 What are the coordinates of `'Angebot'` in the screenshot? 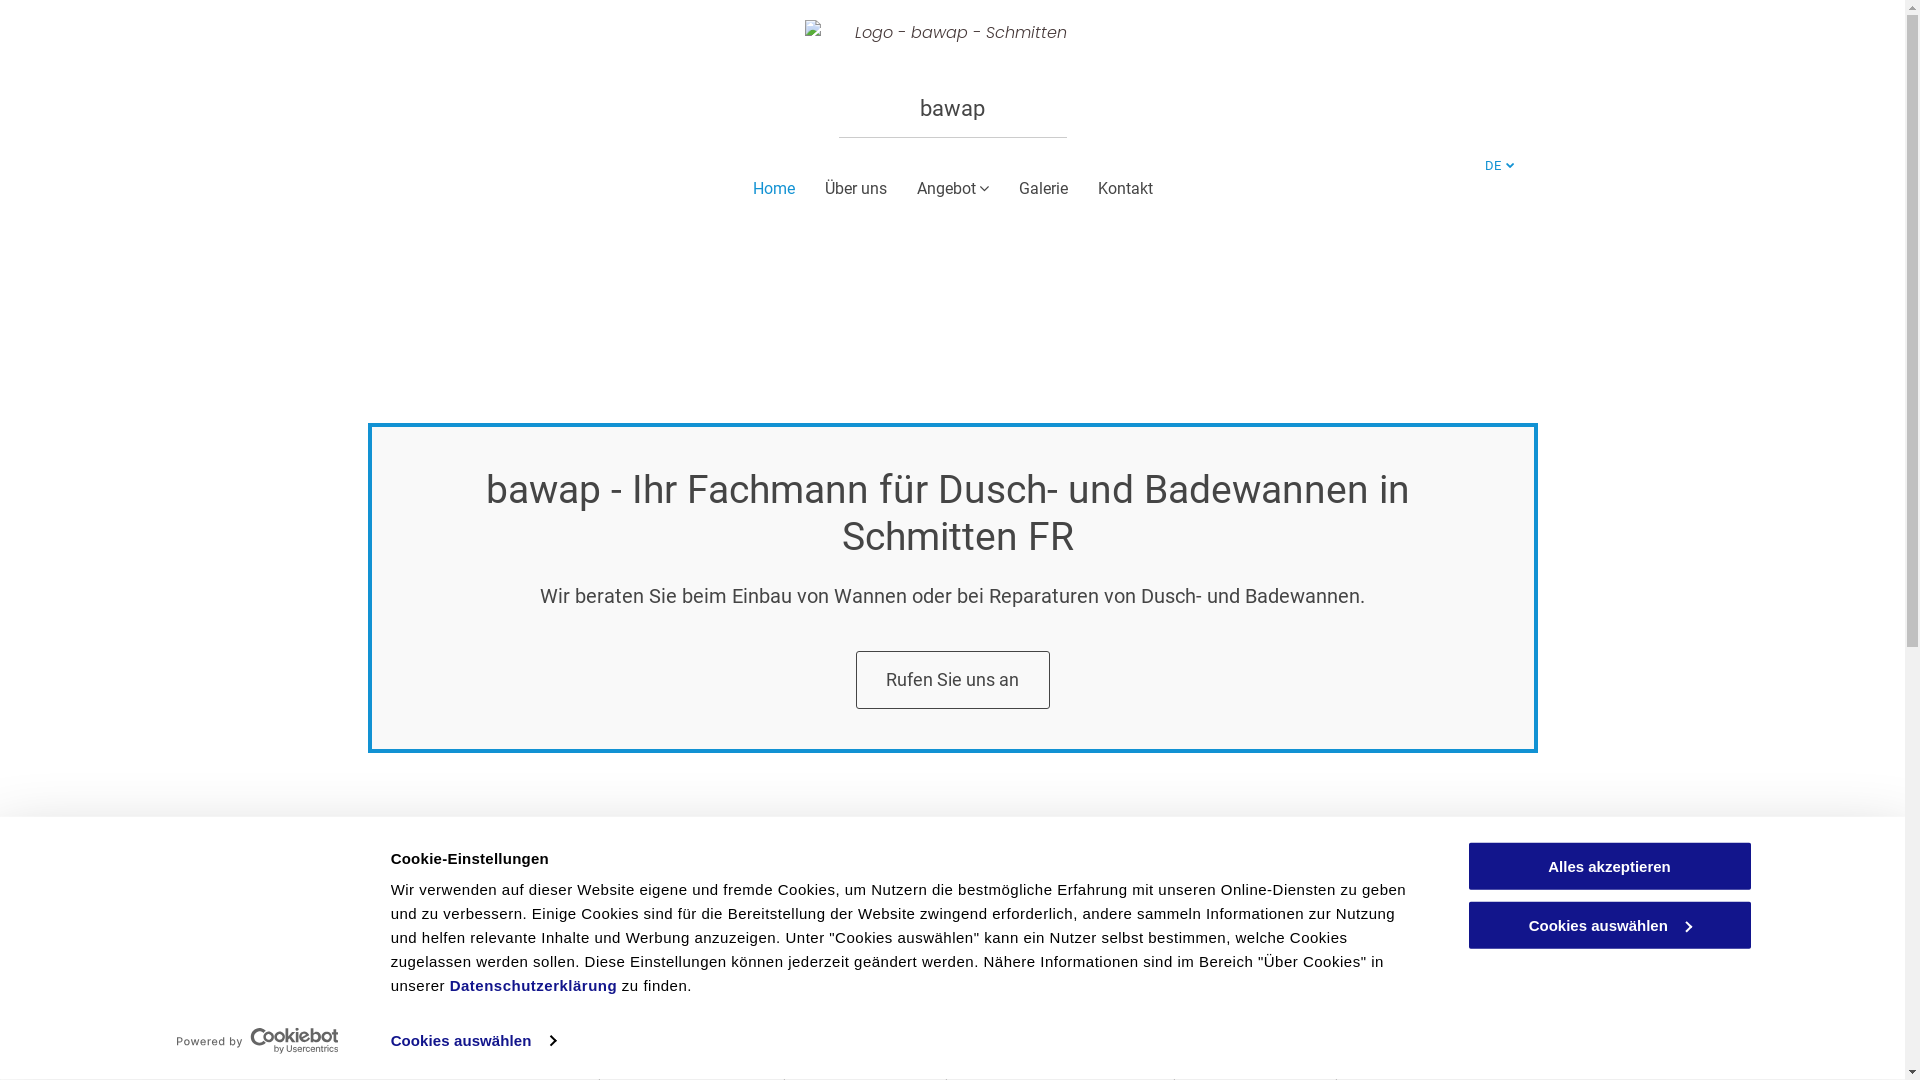 It's located at (950, 188).